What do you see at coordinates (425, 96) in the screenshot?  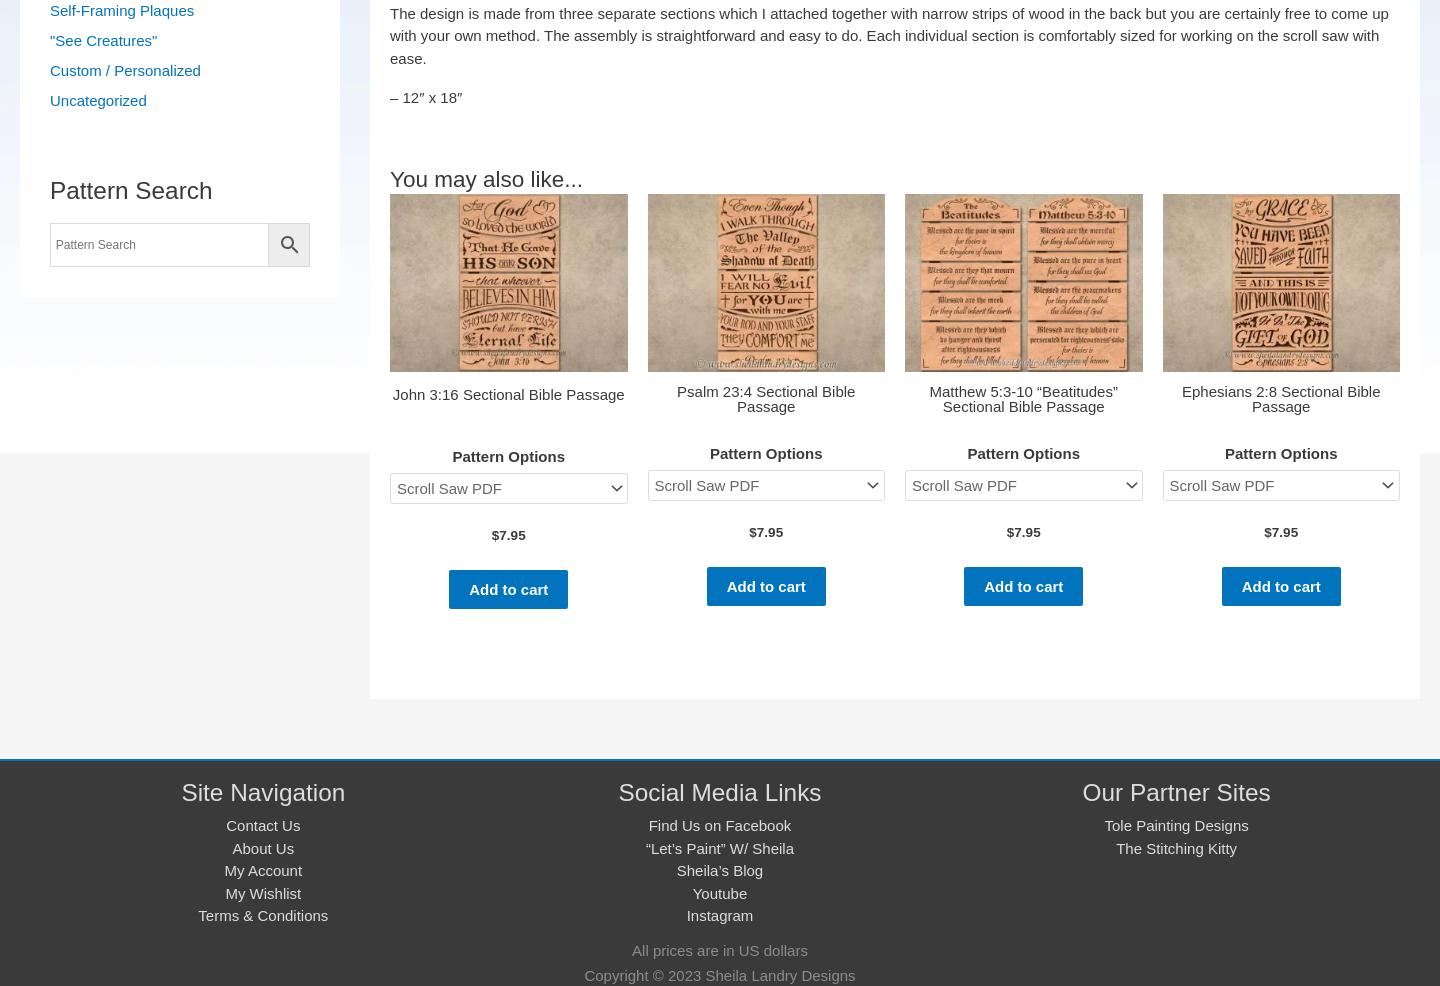 I see `'– 12″ x 18″'` at bounding box center [425, 96].